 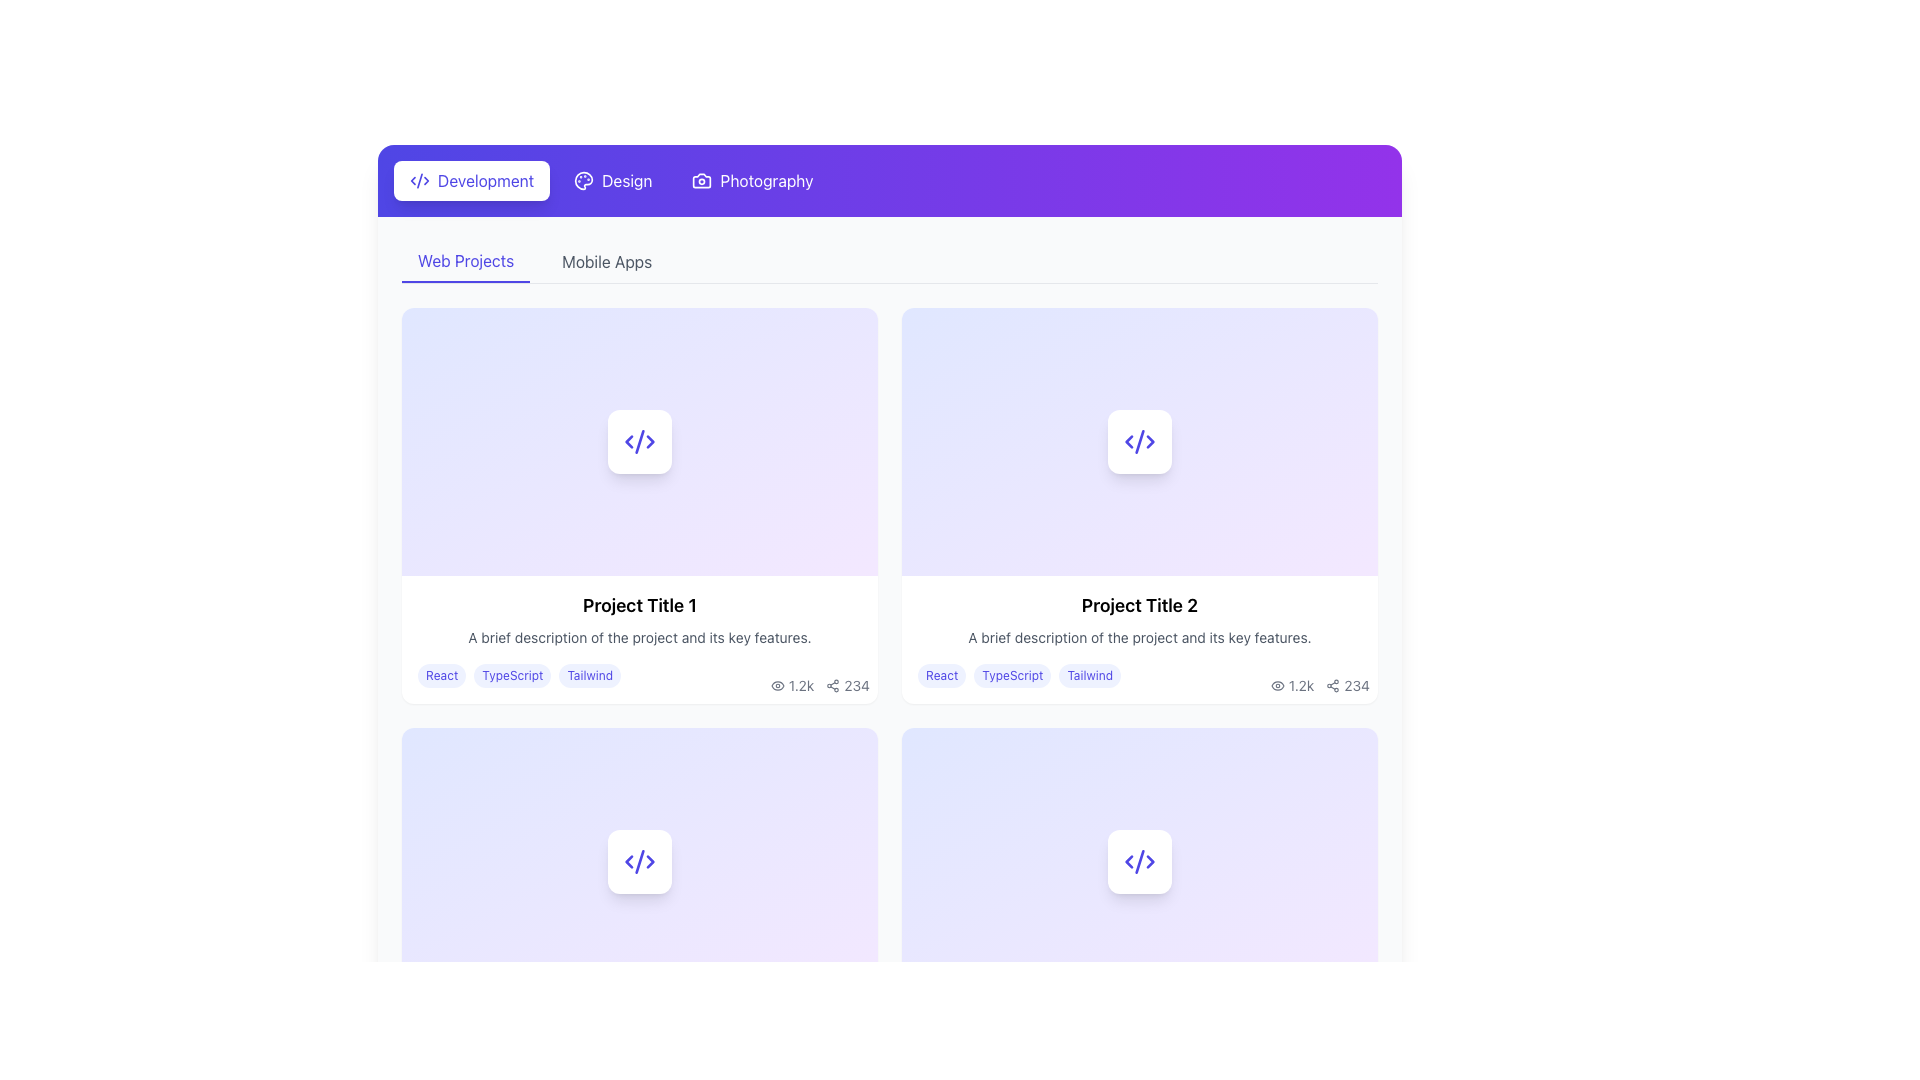 I want to click on badge labeled 'Tailwind', which is a small badge with a light indigo background and dark indigo text, positioned as the third item in a horizontal list below 'Project Title 2.', so click(x=1089, y=675).